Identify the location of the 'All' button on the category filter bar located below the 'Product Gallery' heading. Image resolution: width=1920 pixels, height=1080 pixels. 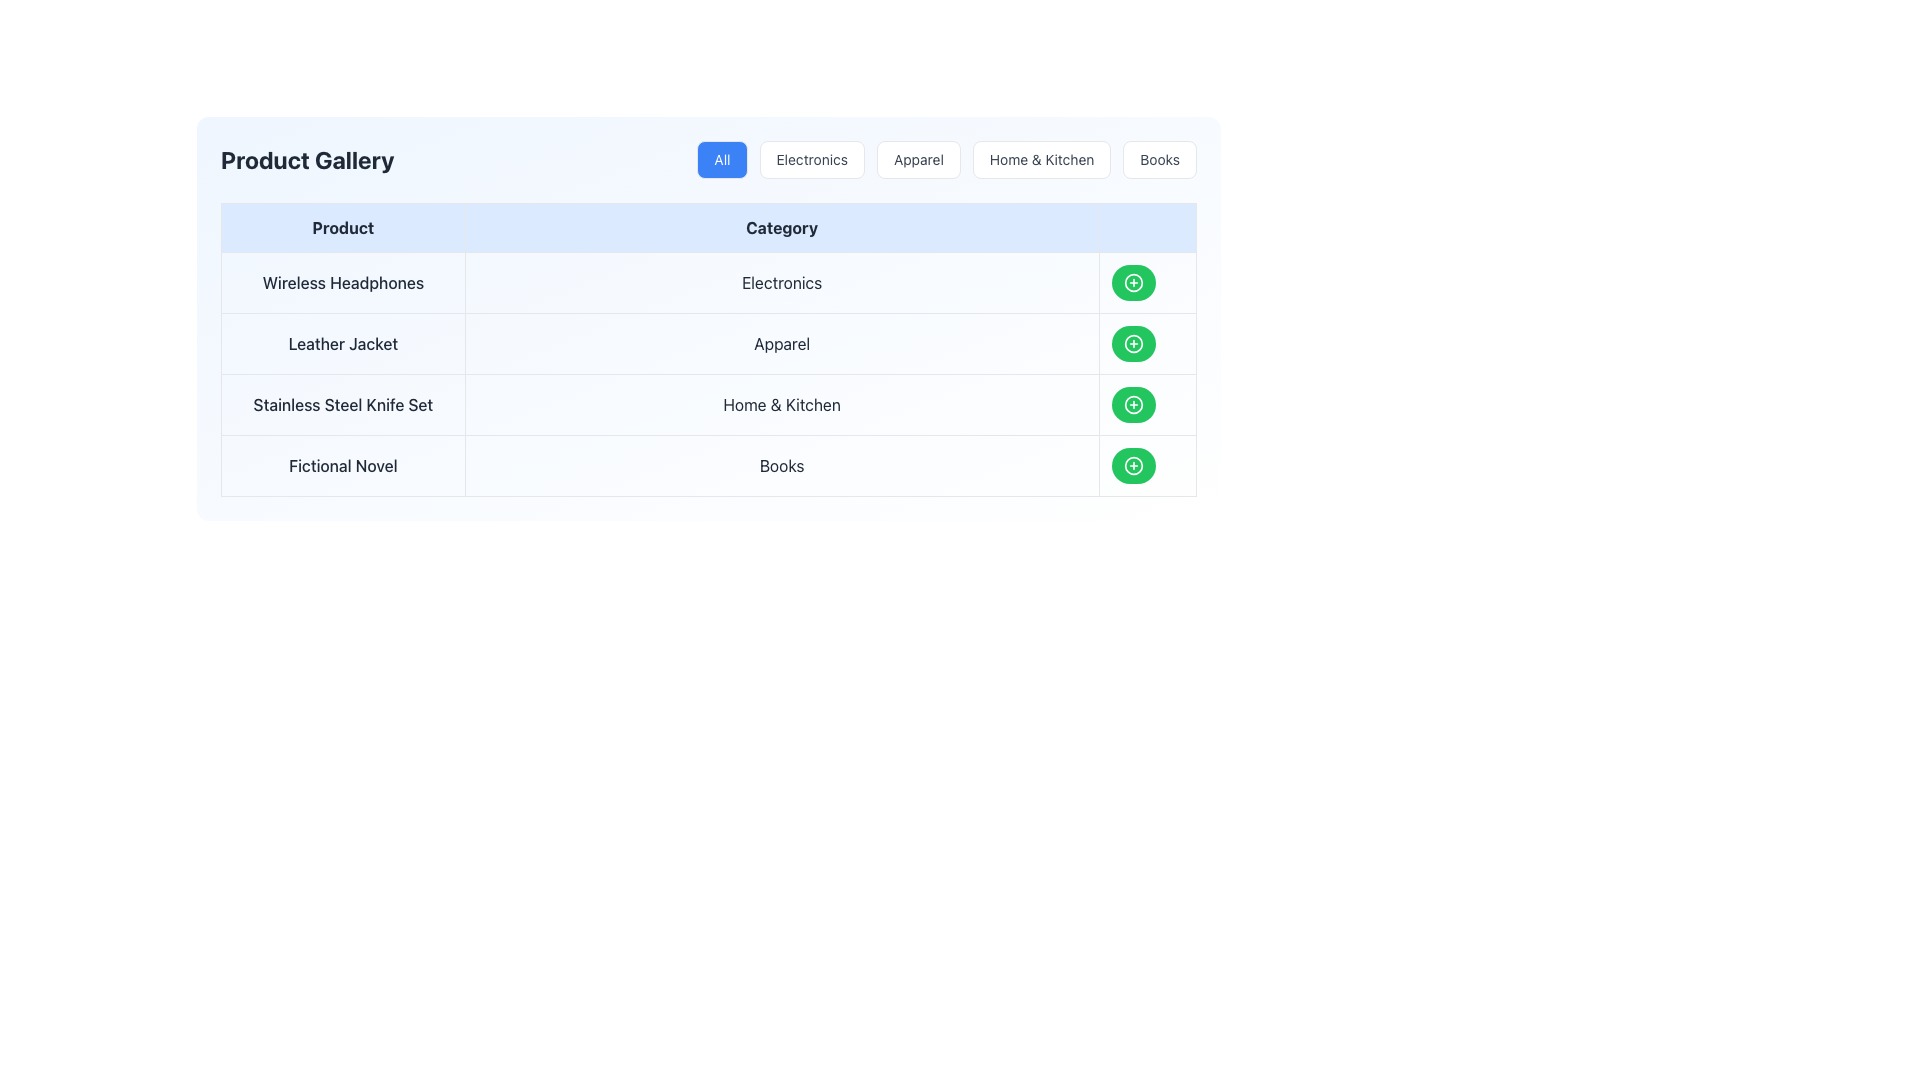
(709, 158).